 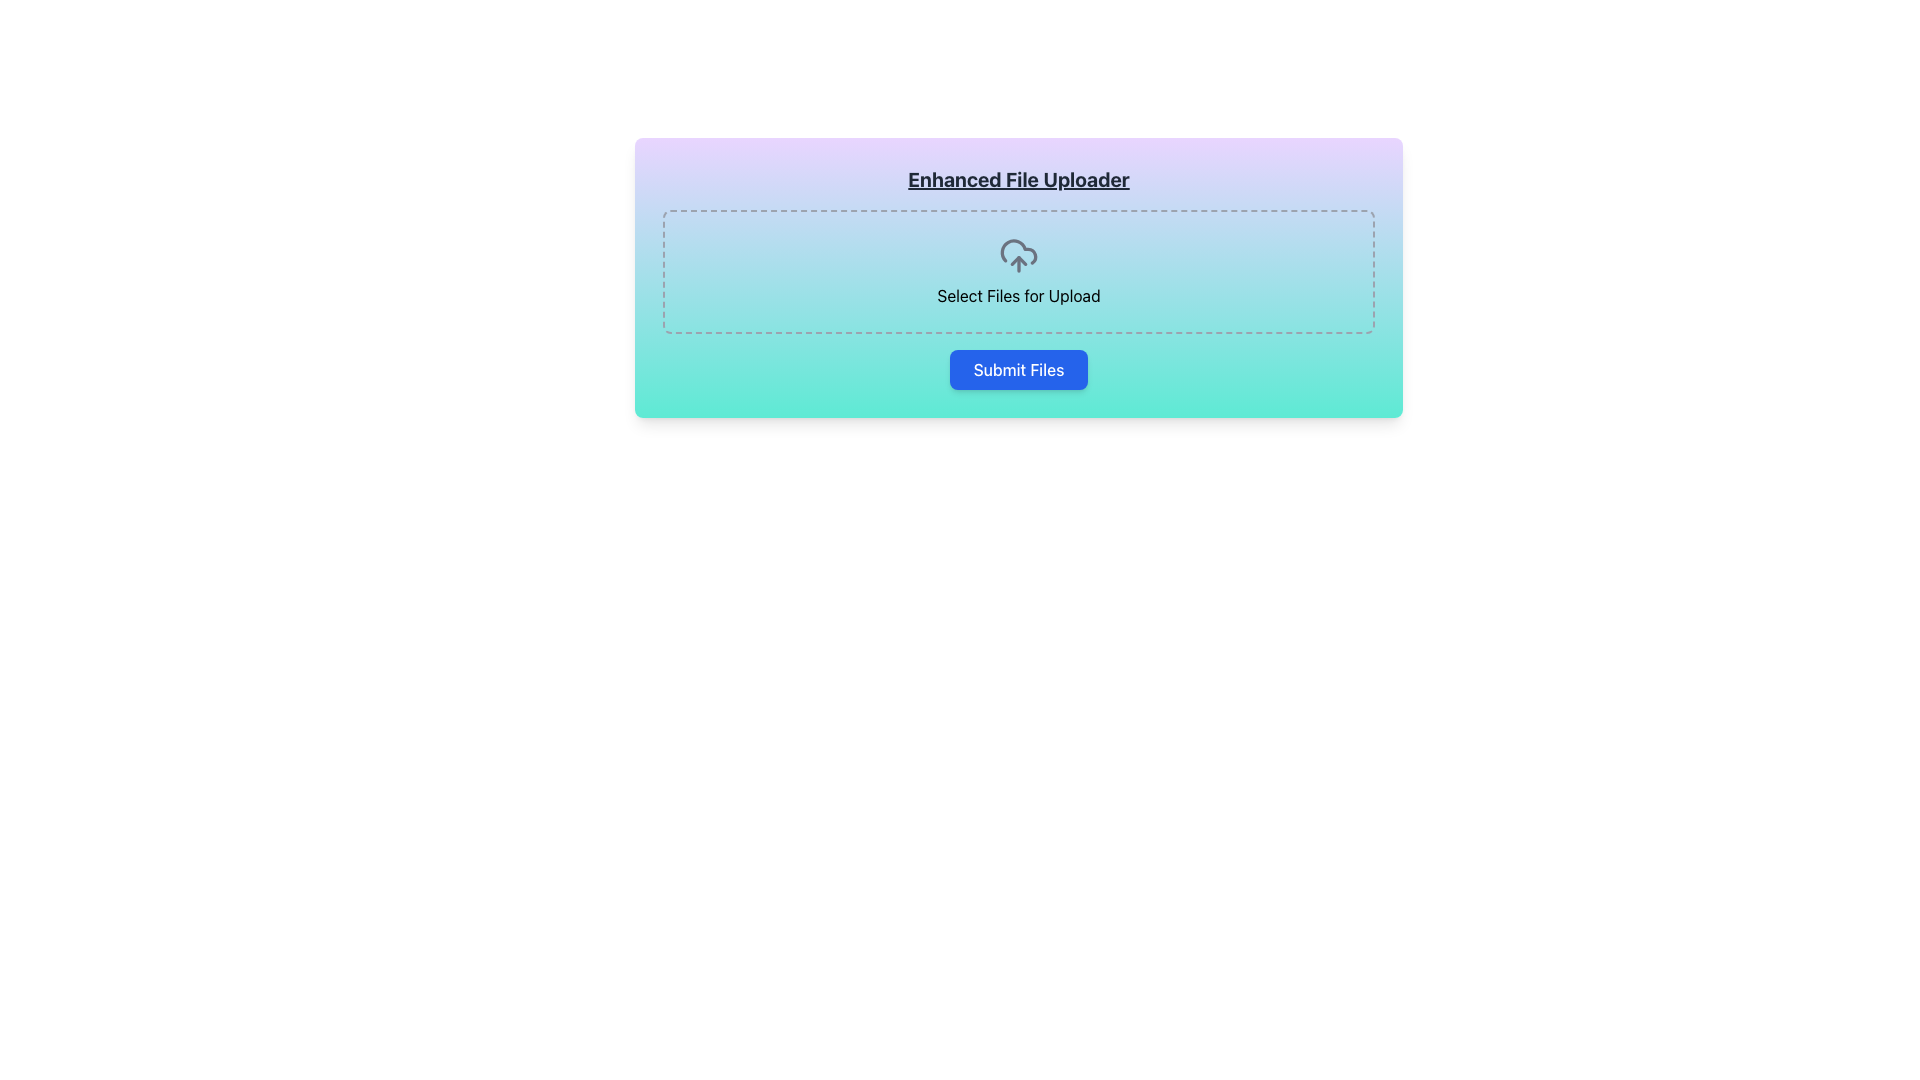 What do you see at coordinates (1018, 270) in the screenshot?
I see `the clickable area labeled 'Select Files for Upload' which features a cloud icon` at bounding box center [1018, 270].